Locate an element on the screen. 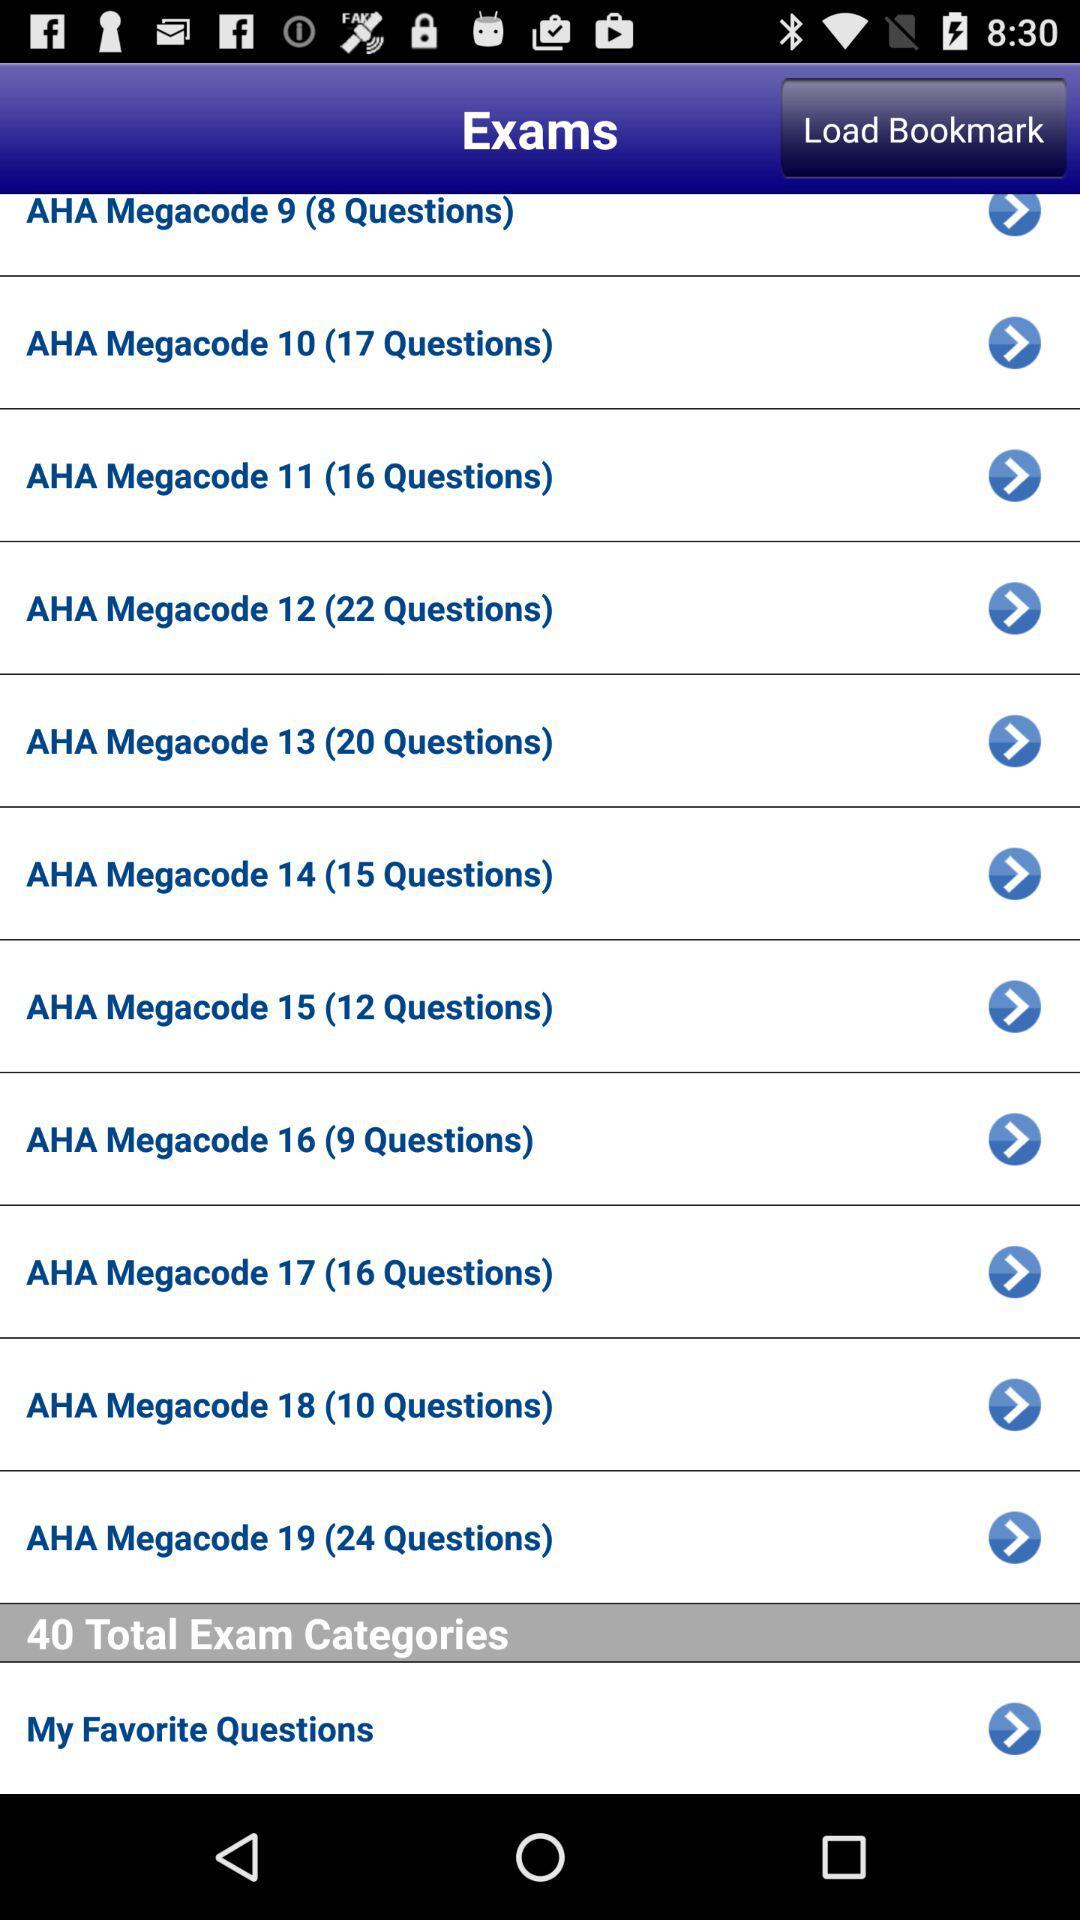 The image size is (1080, 1920). the app next to the exams is located at coordinates (923, 127).